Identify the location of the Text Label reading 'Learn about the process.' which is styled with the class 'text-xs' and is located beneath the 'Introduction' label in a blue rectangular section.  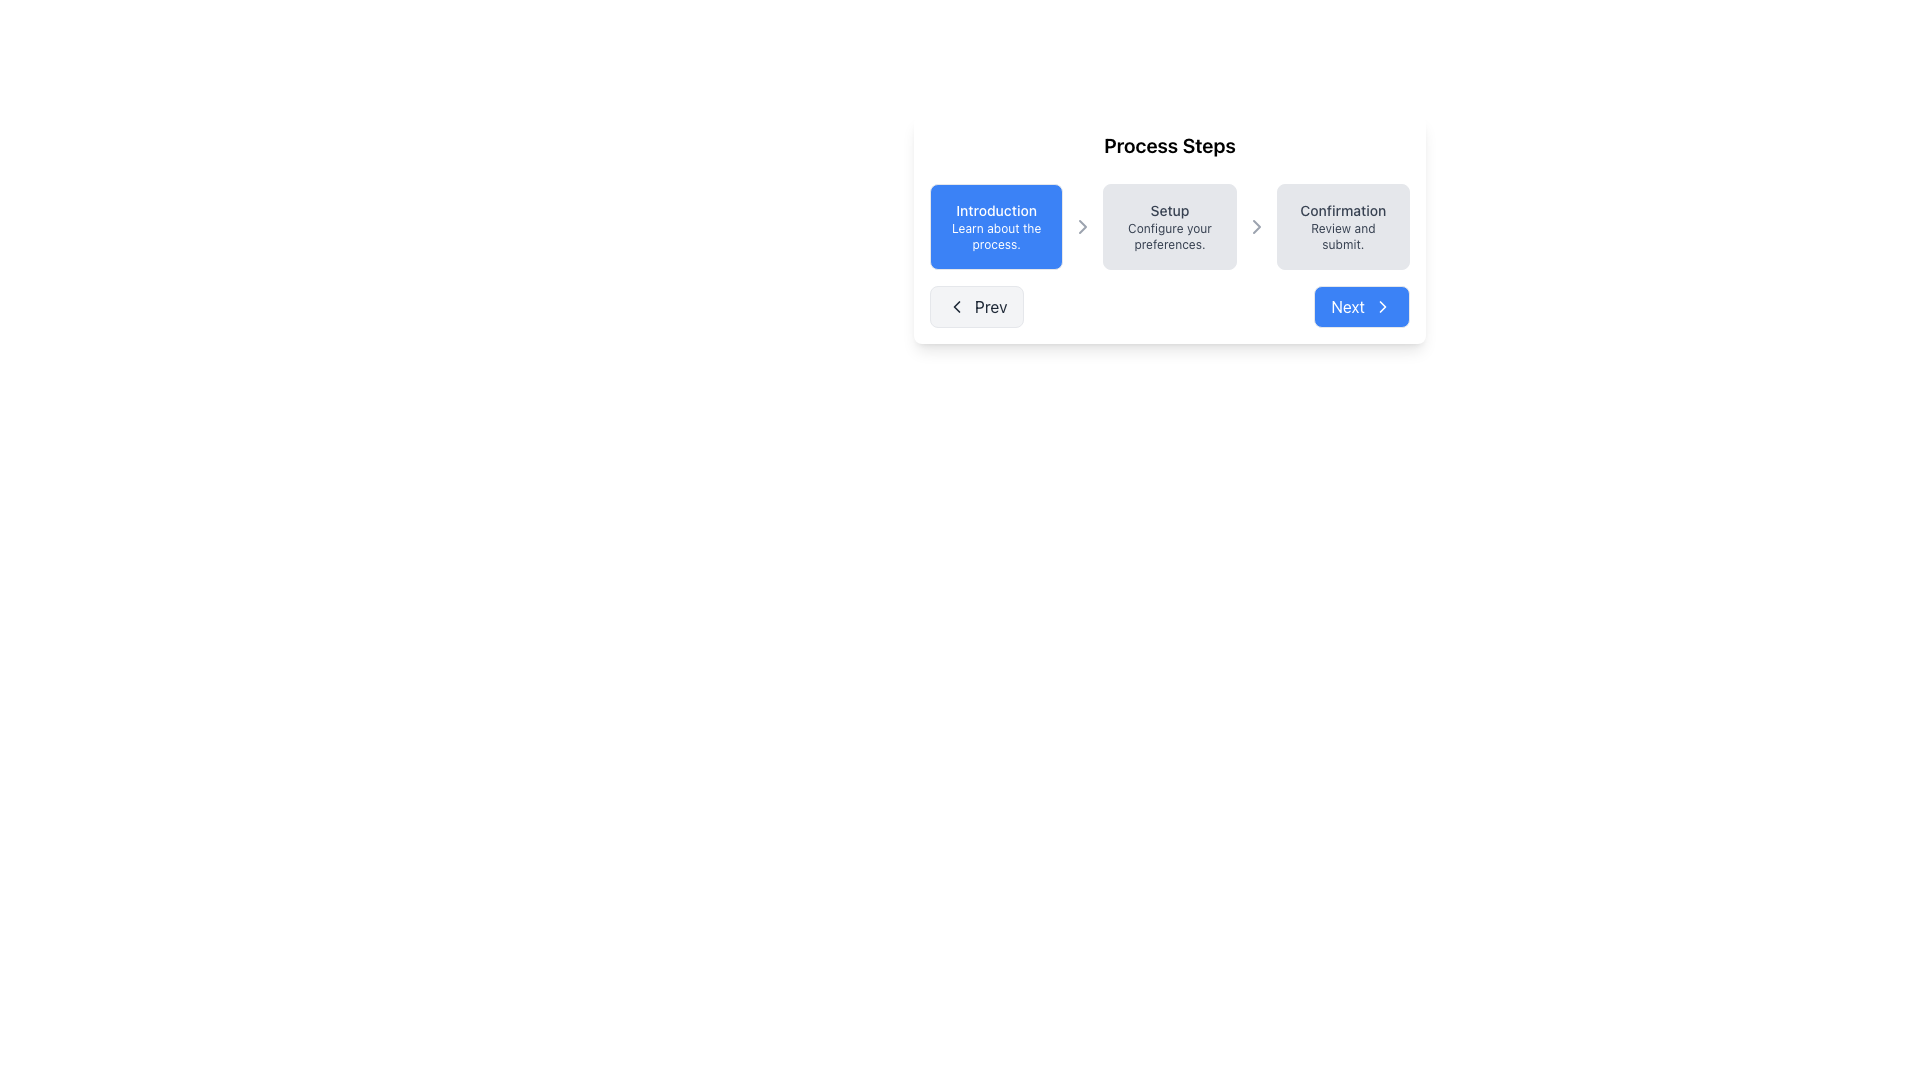
(996, 235).